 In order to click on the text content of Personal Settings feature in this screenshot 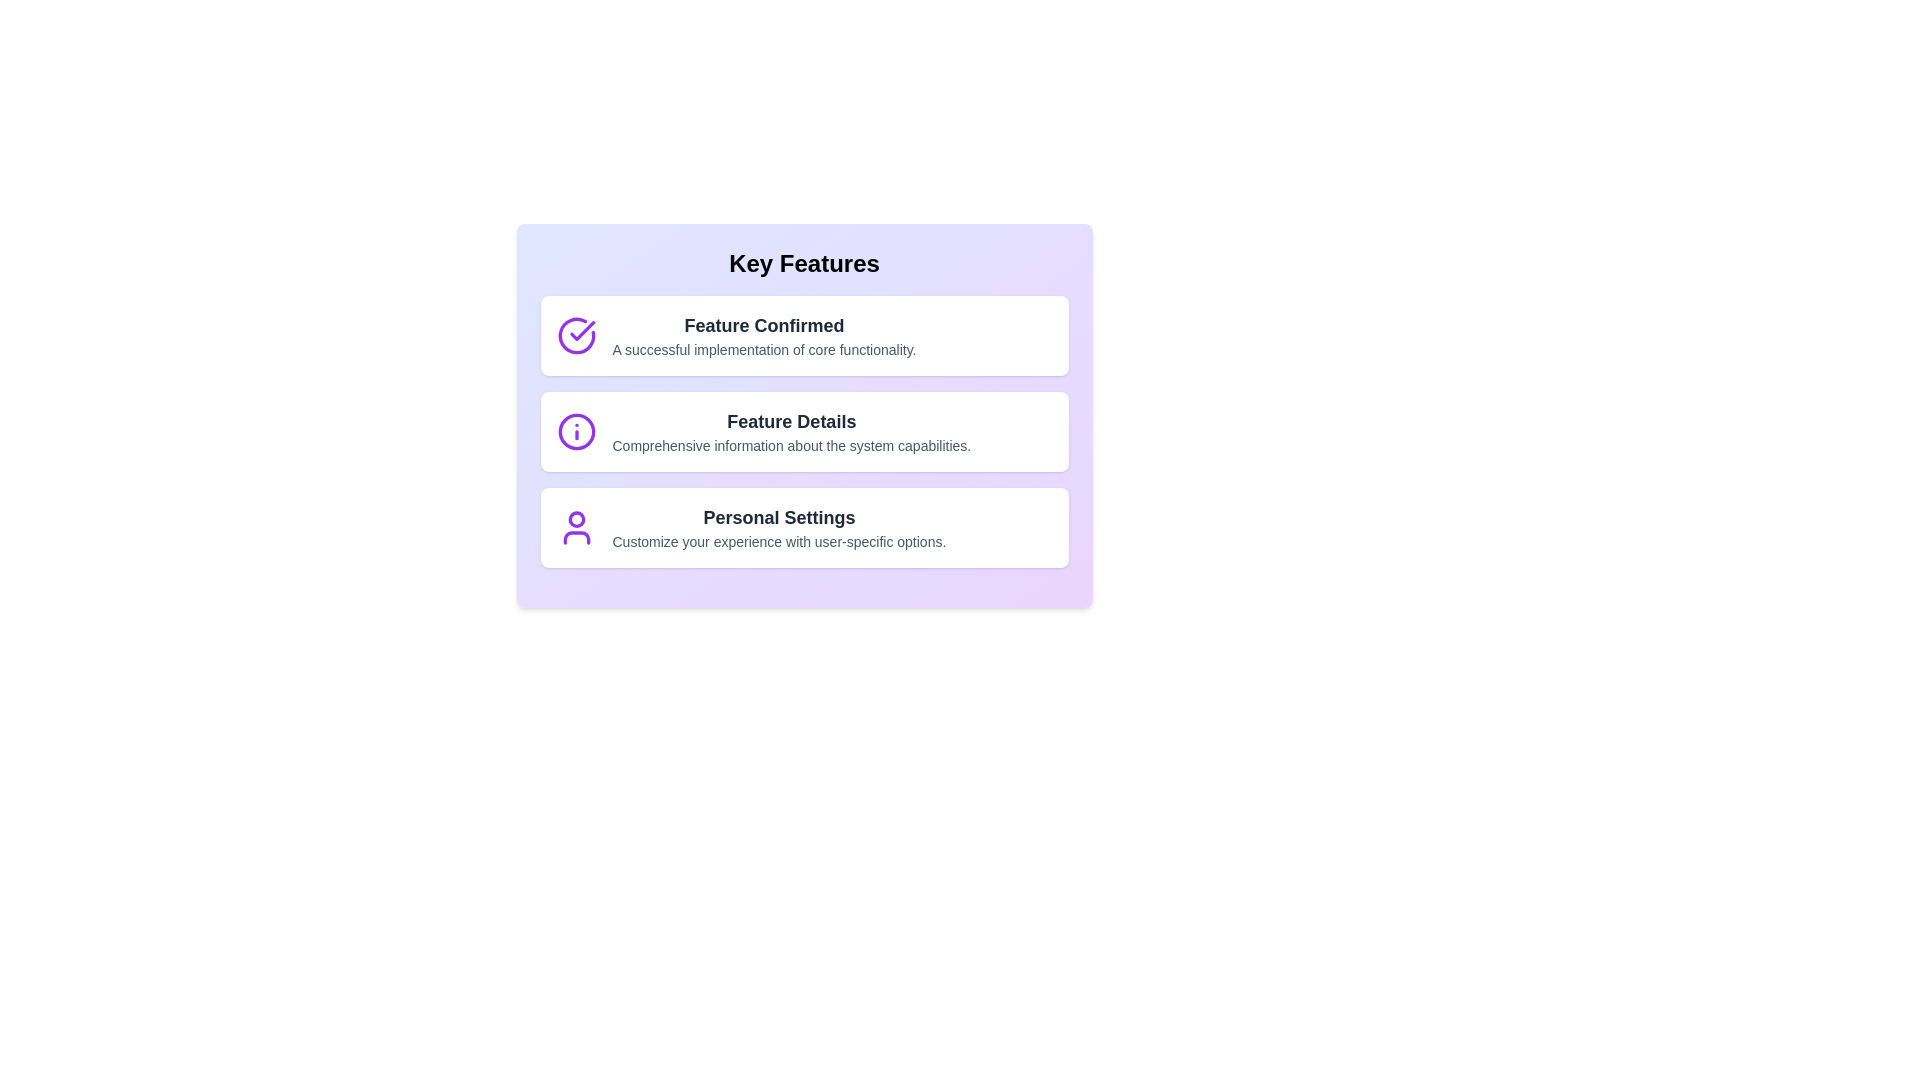, I will do `click(804, 527)`.